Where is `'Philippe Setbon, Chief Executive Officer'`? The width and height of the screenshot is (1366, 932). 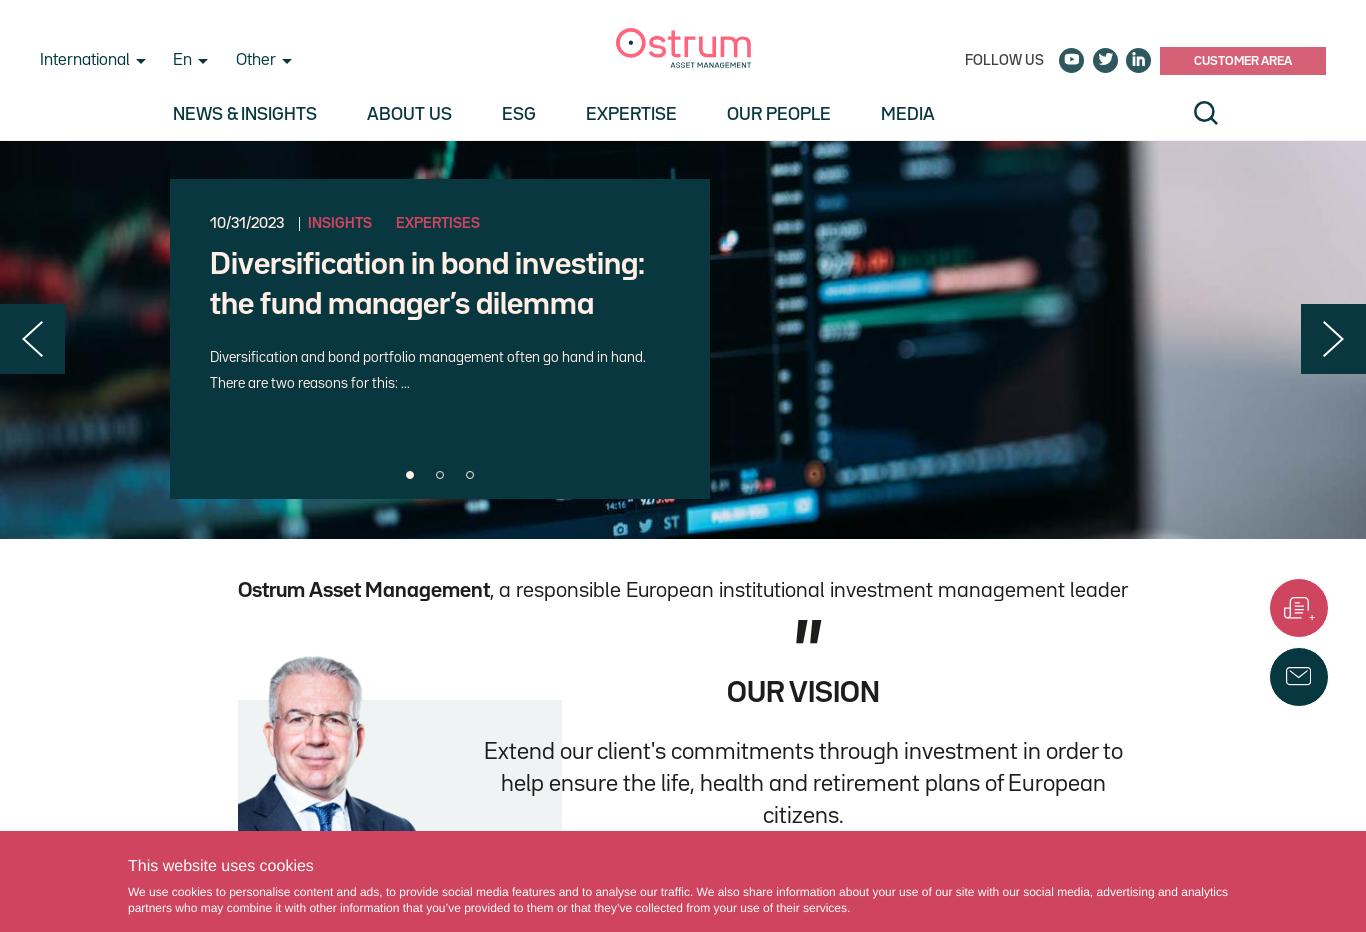
'Philippe Setbon, Chief Executive Officer' is located at coordinates (882, 882).